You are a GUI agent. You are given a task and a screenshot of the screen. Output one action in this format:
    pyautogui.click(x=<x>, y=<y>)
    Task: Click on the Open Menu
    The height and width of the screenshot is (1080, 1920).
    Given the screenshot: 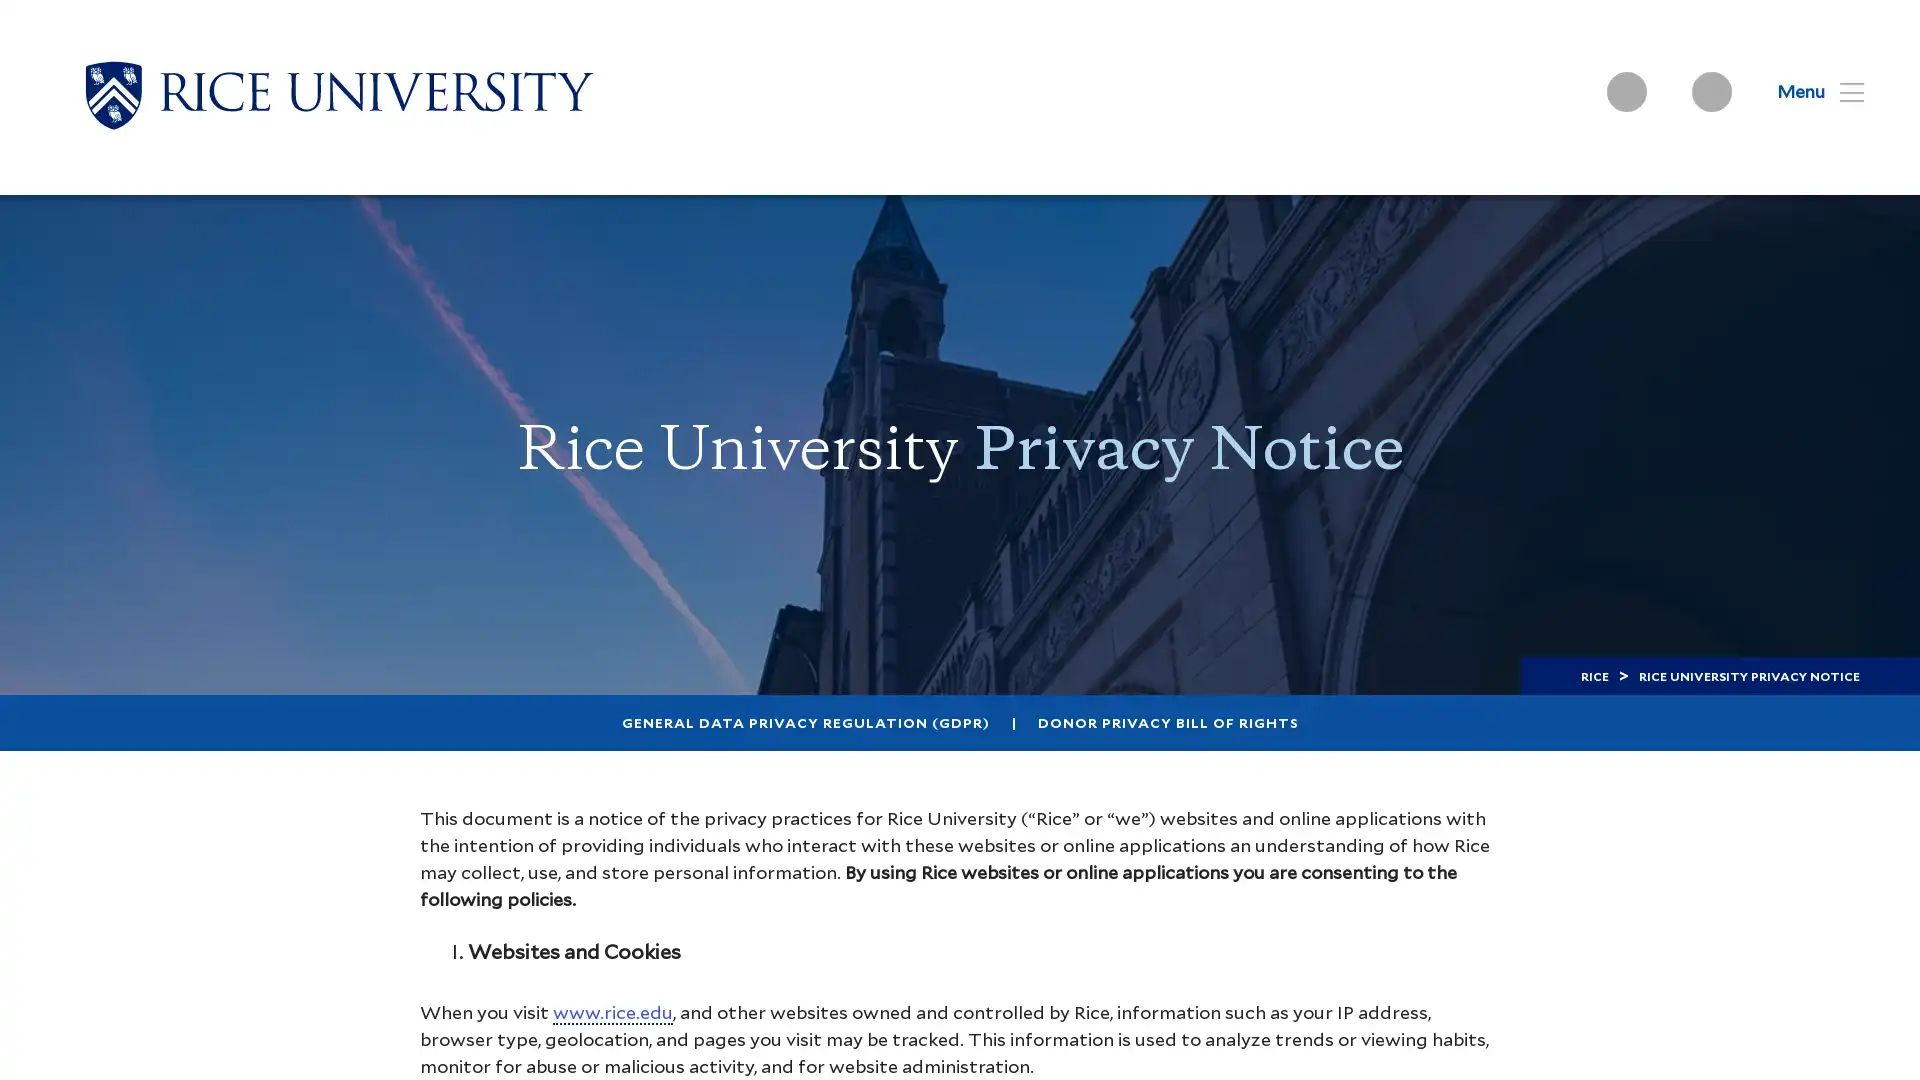 What is the action you would take?
    pyautogui.click(x=1808, y=91)
    